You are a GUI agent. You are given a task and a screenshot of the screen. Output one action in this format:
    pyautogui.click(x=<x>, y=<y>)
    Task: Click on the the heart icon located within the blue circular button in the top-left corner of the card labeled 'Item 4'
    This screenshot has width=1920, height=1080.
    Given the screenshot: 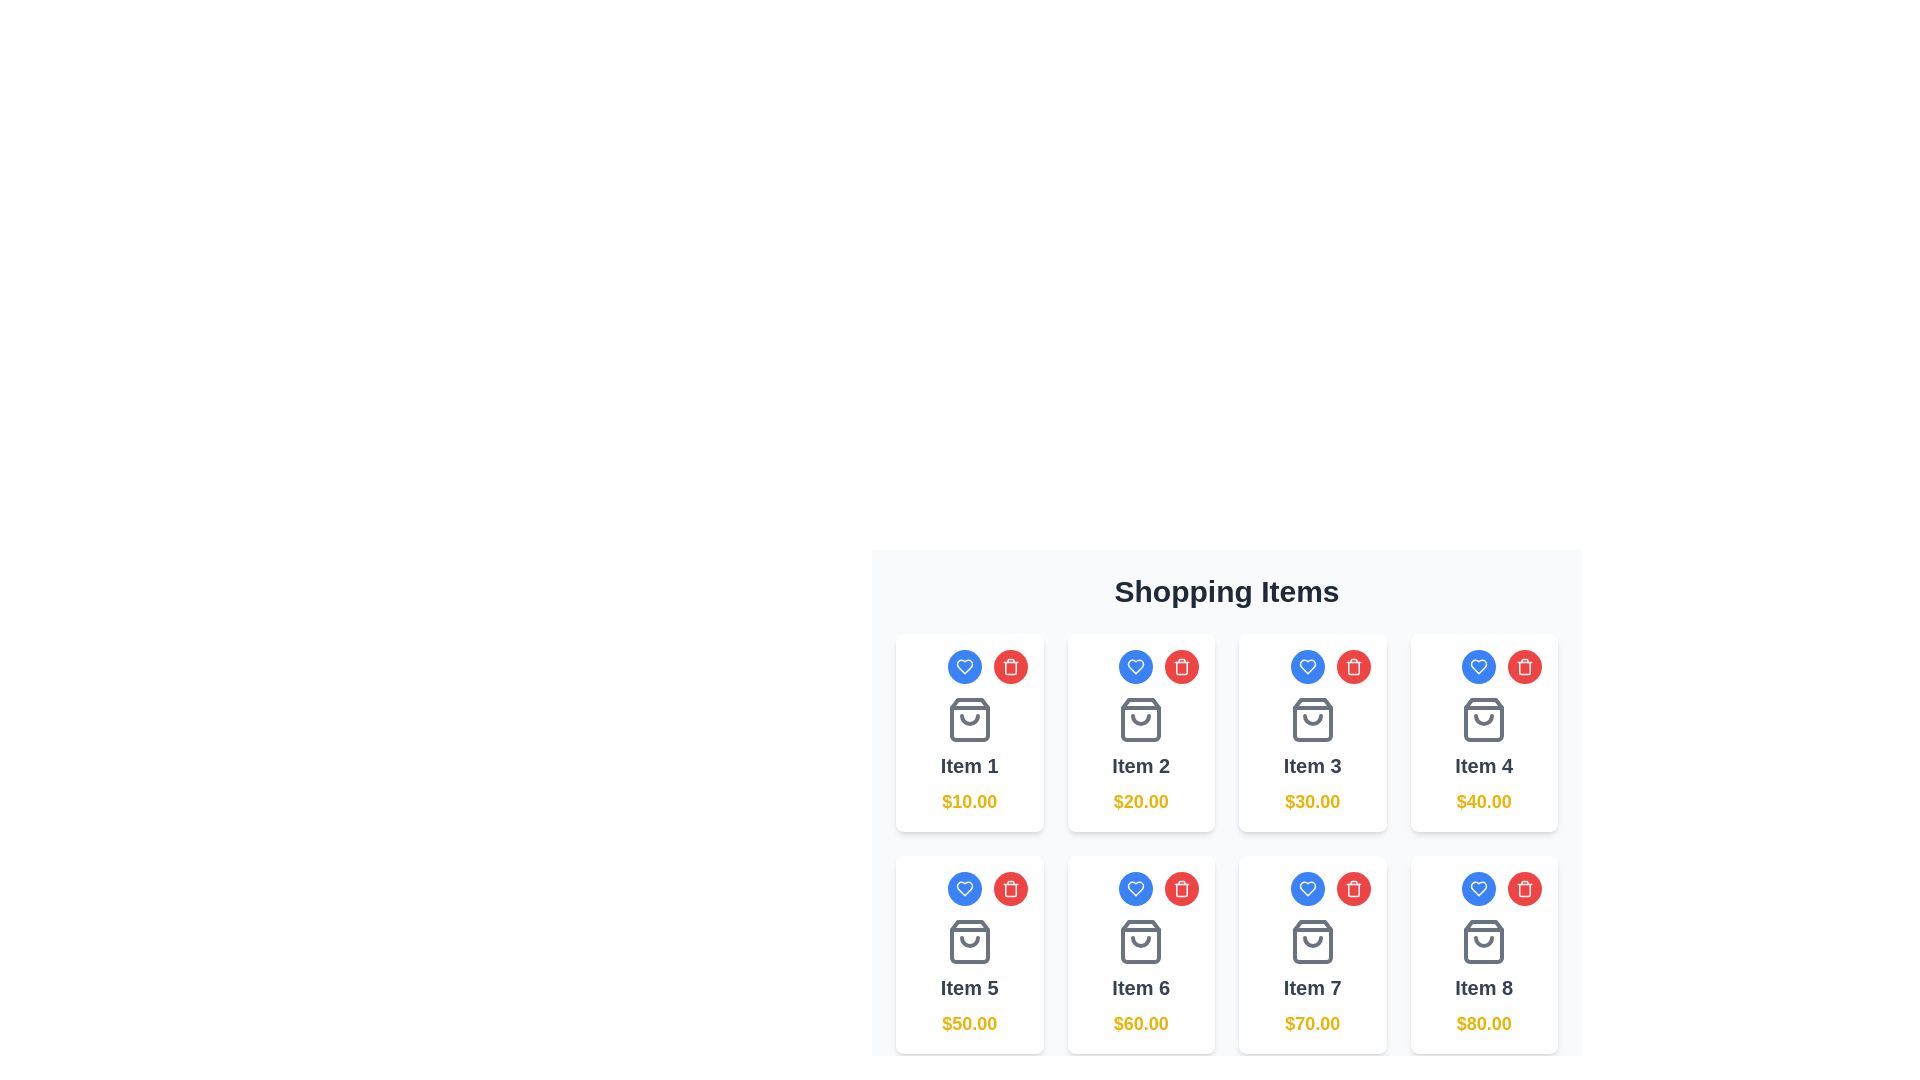 What is the action you would take?
    pyautogui.click(x=1478, y=667)
    